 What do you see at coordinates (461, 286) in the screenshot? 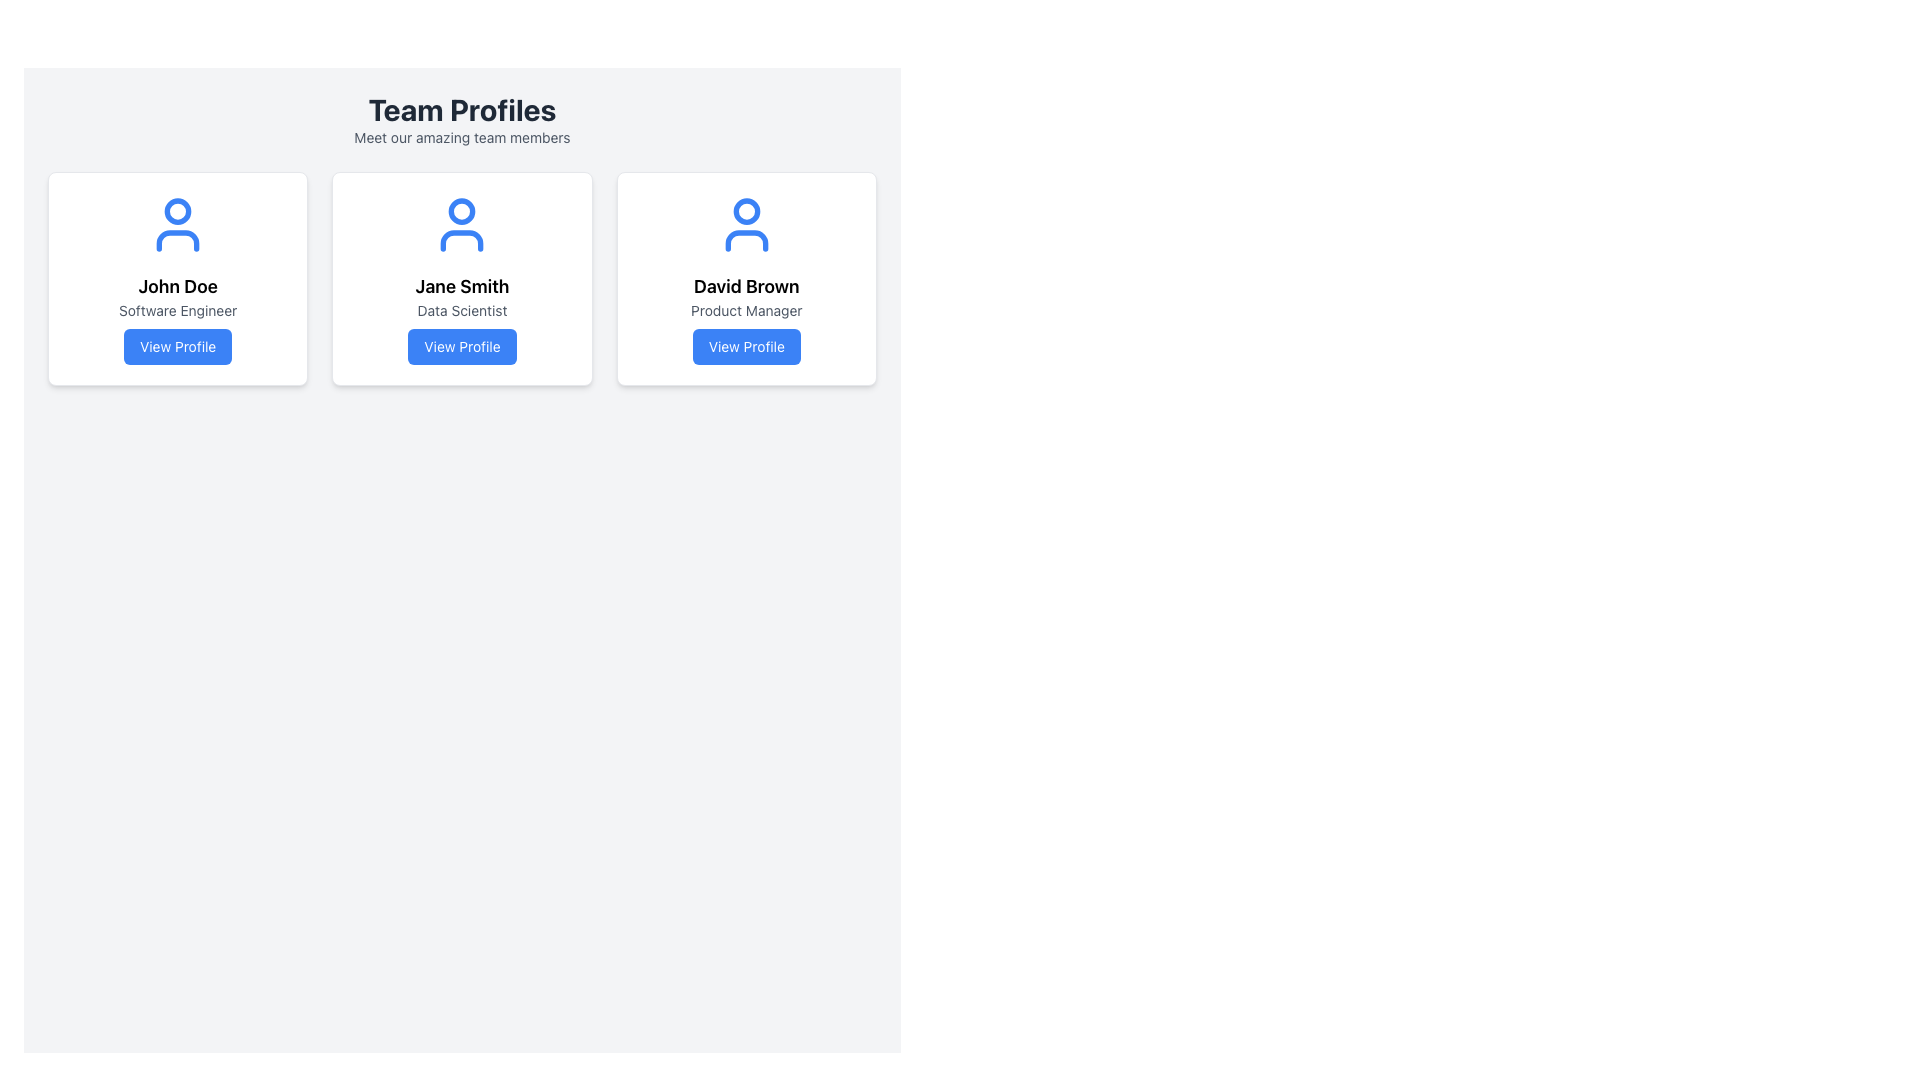
I see `text label displaying 'Jane Smith', which is styled in bold and located in the center card of the profile cards layout` at bounding box center [461, 286].